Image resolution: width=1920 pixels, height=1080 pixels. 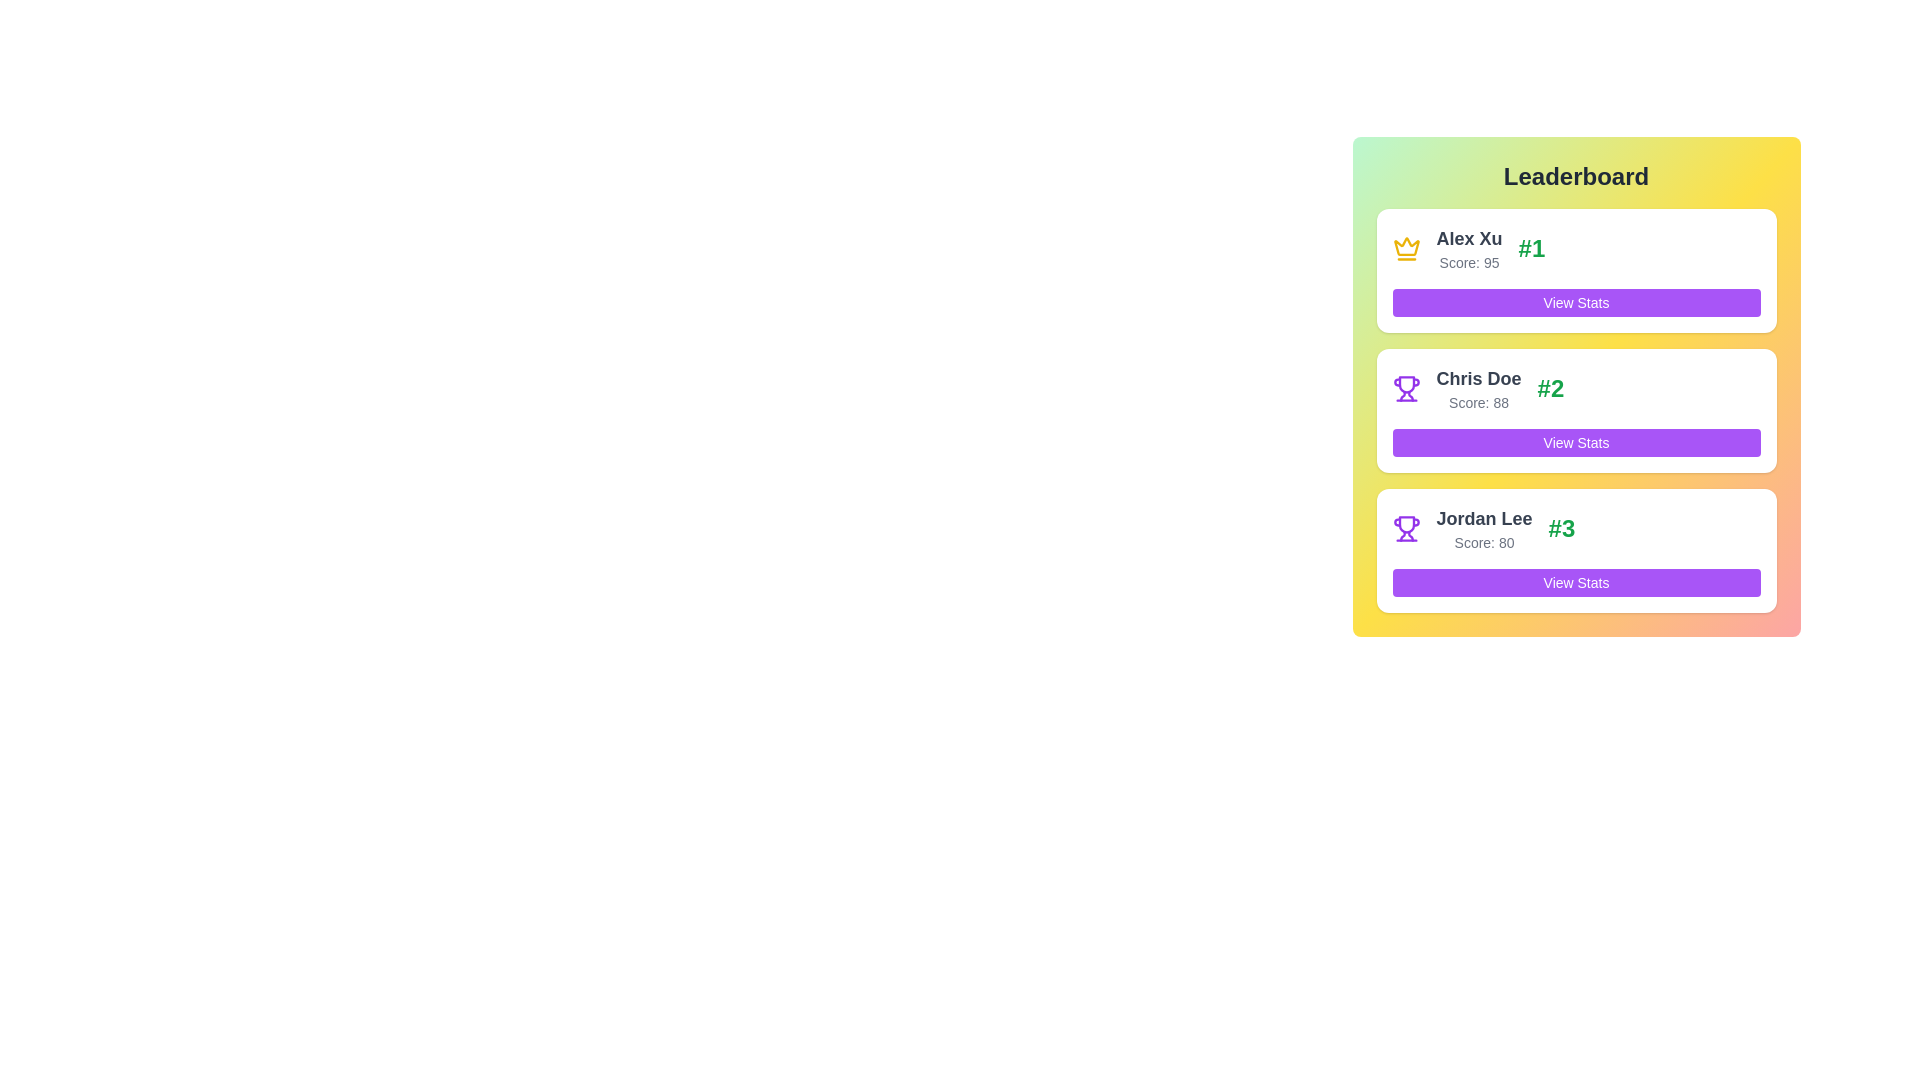 I want to click on the 'View Stats' button for player Chris Doe, so click(x=1575, y=442).